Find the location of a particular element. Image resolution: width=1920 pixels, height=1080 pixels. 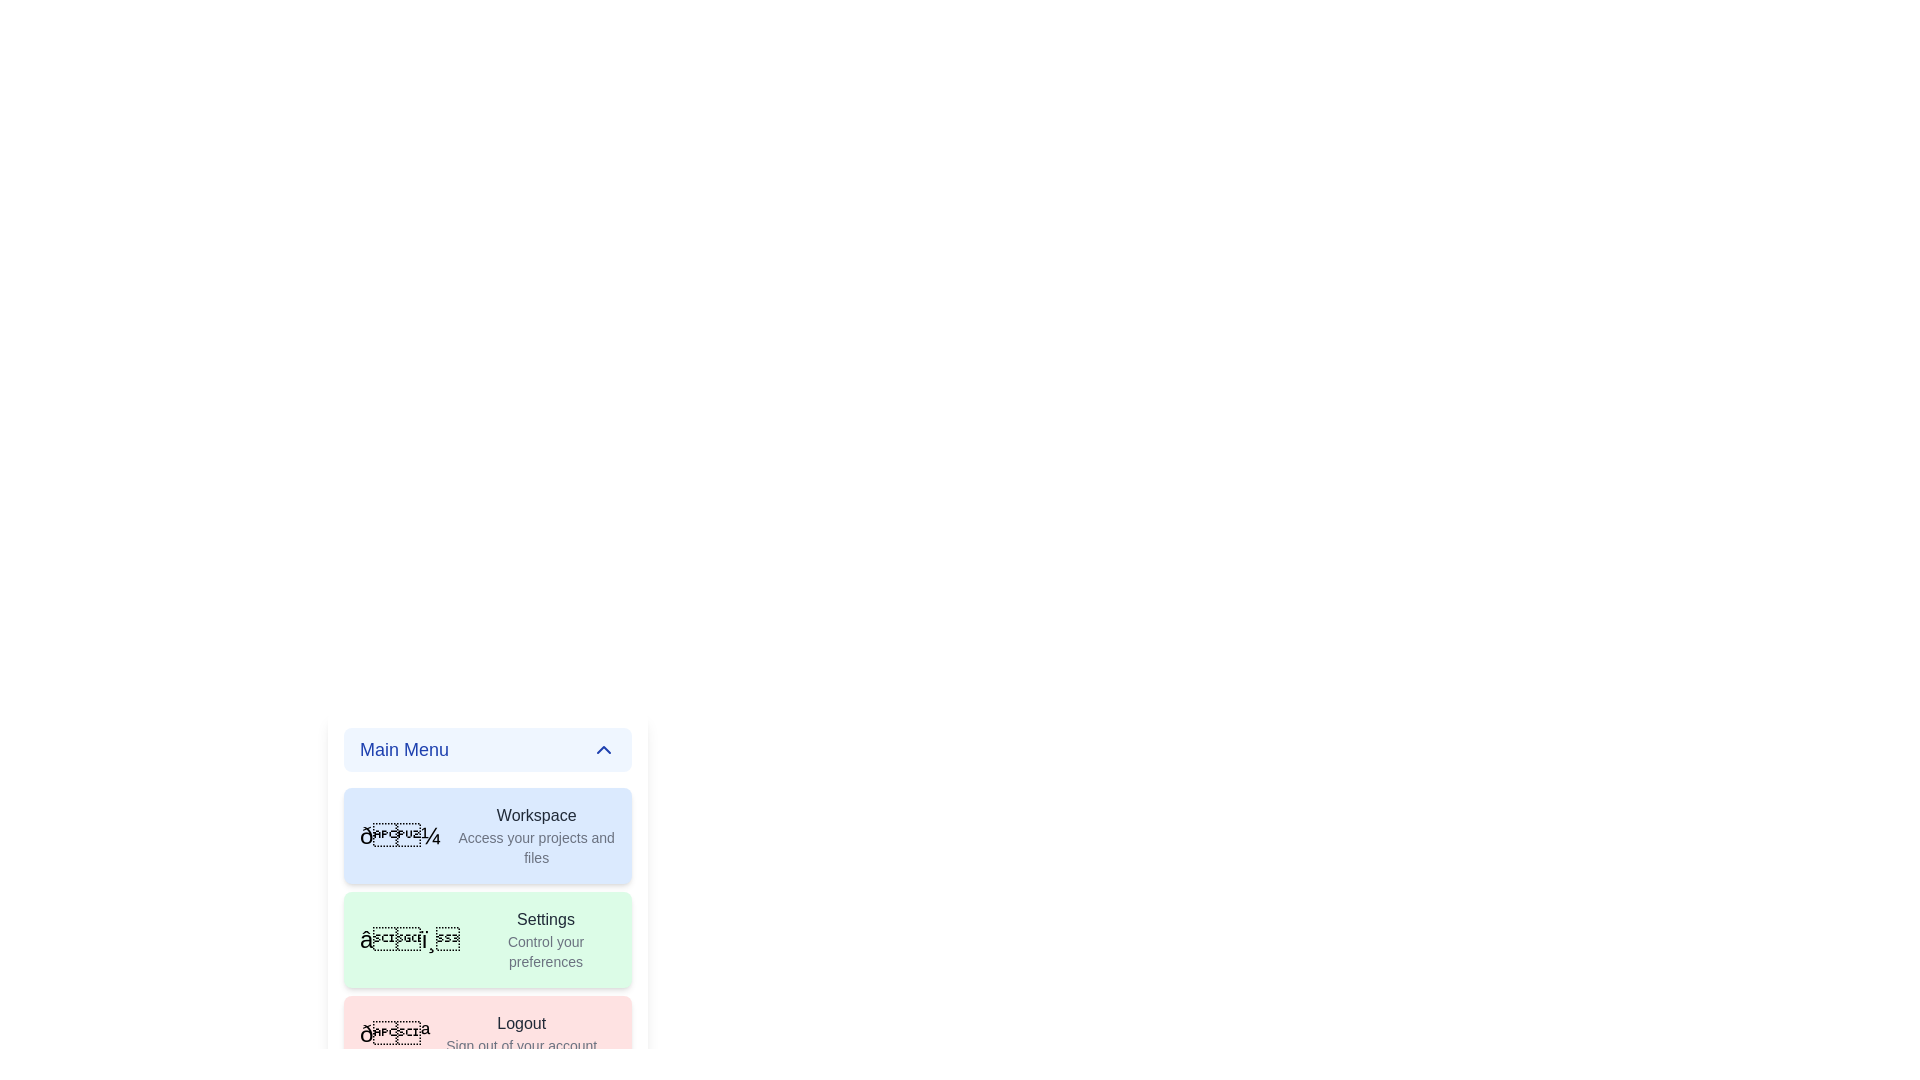

the settings menu option, which is the second item in a vertical list with a light green background, positioned between 'Workspace' and 'Logout' is located at coordinates (546, 940).